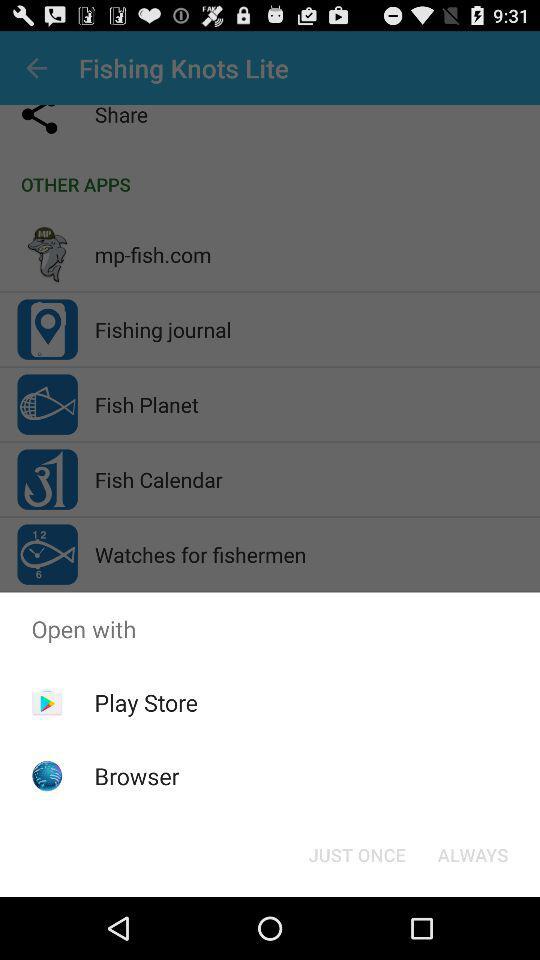  What do you see at coordinates (136, 775) in the screenshot?
I see `browser item` at bounding box center [136, 775].